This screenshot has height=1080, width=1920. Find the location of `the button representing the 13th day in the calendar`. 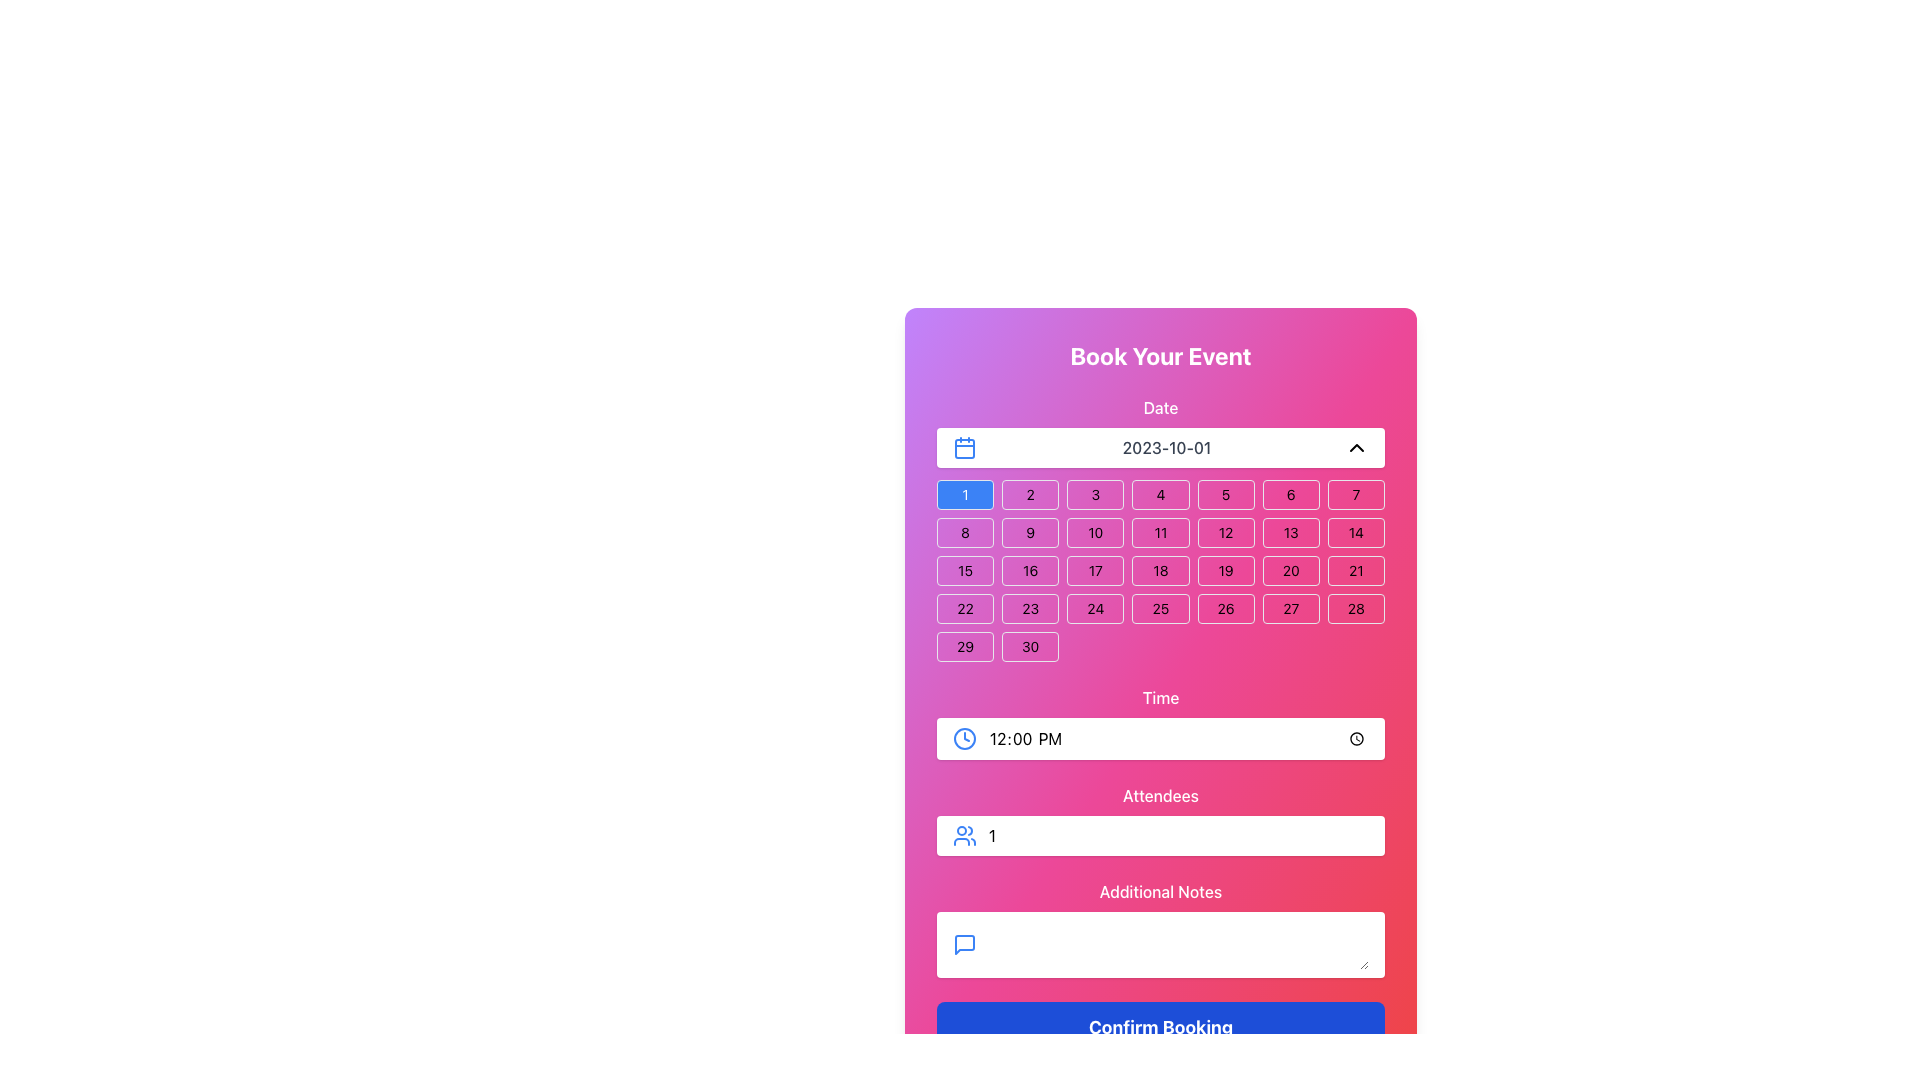

the button representing the 13th day in the calendar is located at coordinates (1291, 531).